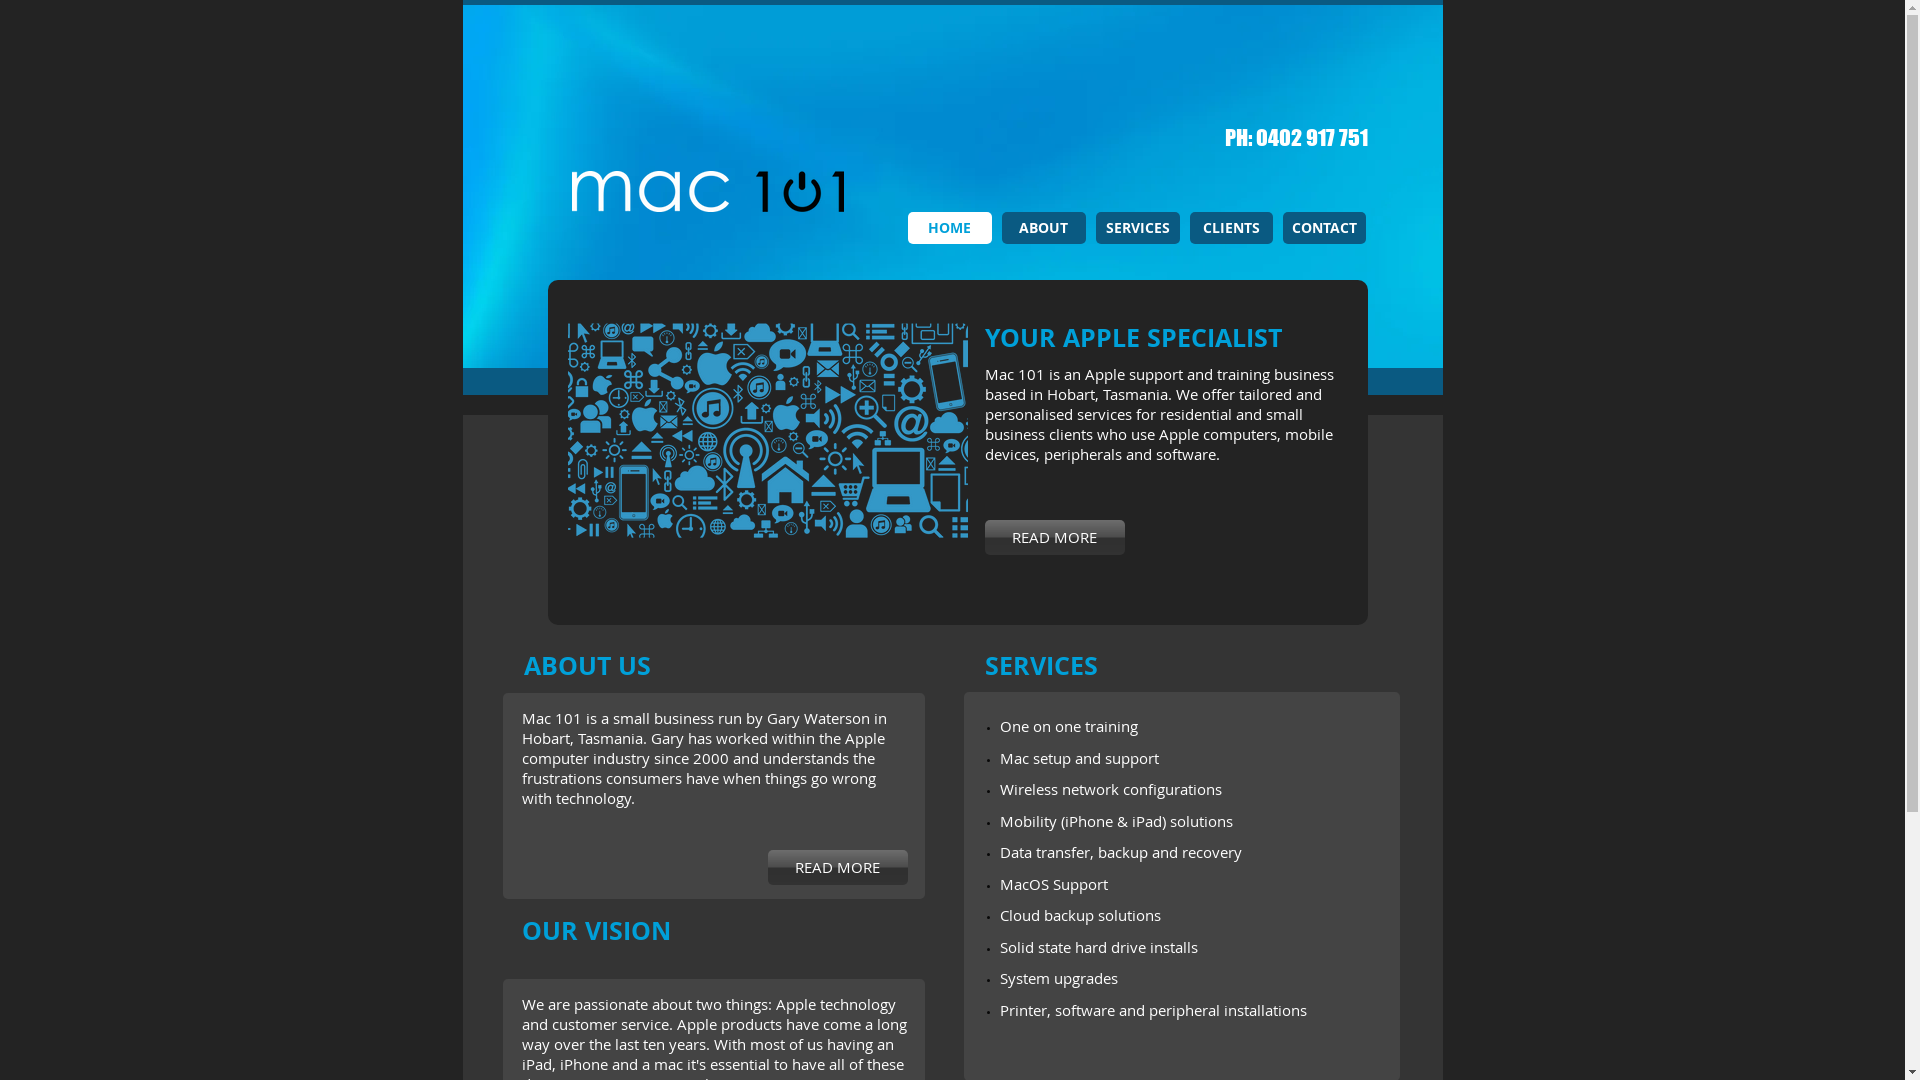 The width and height of the screenshot is (1920, 1080). What do you see at coordinates (949, 226) in the screenshot?
I see `'HOME'` at bounding box center [949, 226].